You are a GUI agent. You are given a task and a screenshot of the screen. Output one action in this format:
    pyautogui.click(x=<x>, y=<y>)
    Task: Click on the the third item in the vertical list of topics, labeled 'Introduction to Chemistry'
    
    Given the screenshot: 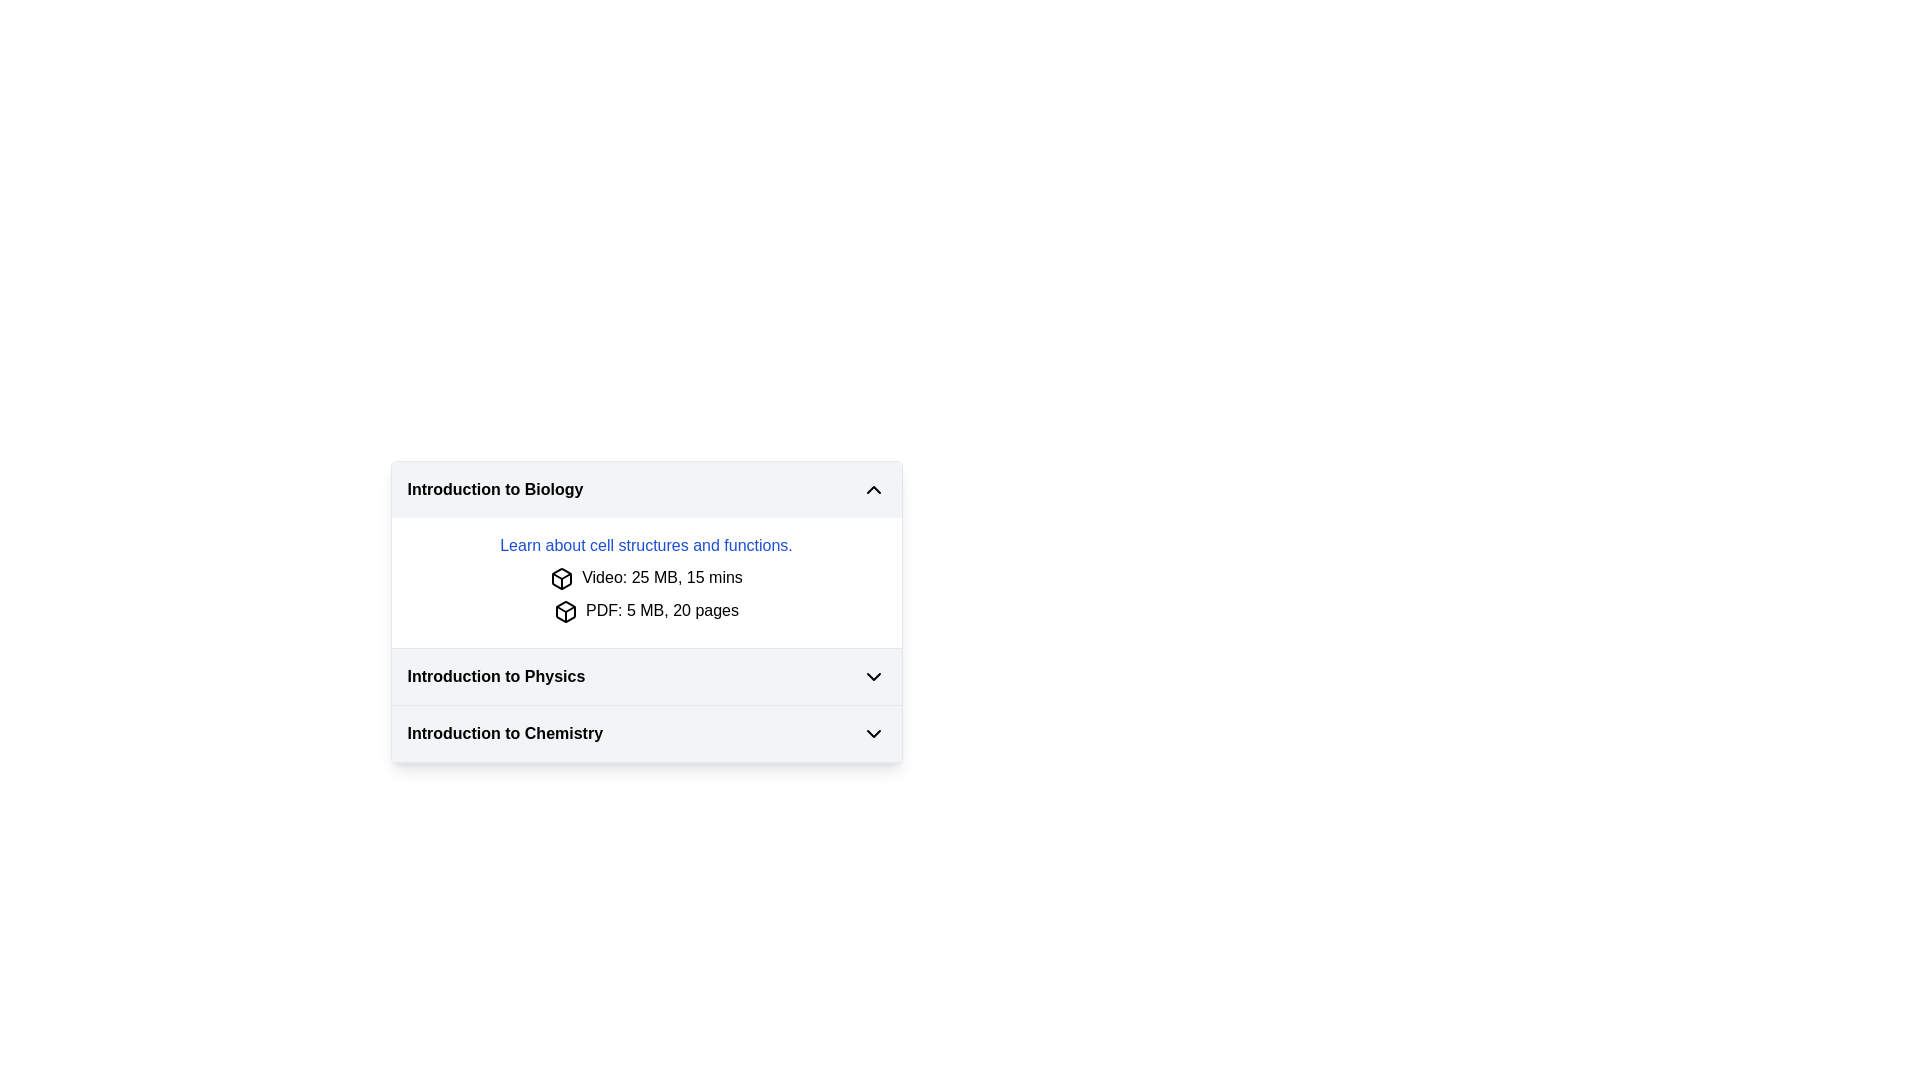 What is the action you would take?
    pyautogui.click(x=646, y=733)
    